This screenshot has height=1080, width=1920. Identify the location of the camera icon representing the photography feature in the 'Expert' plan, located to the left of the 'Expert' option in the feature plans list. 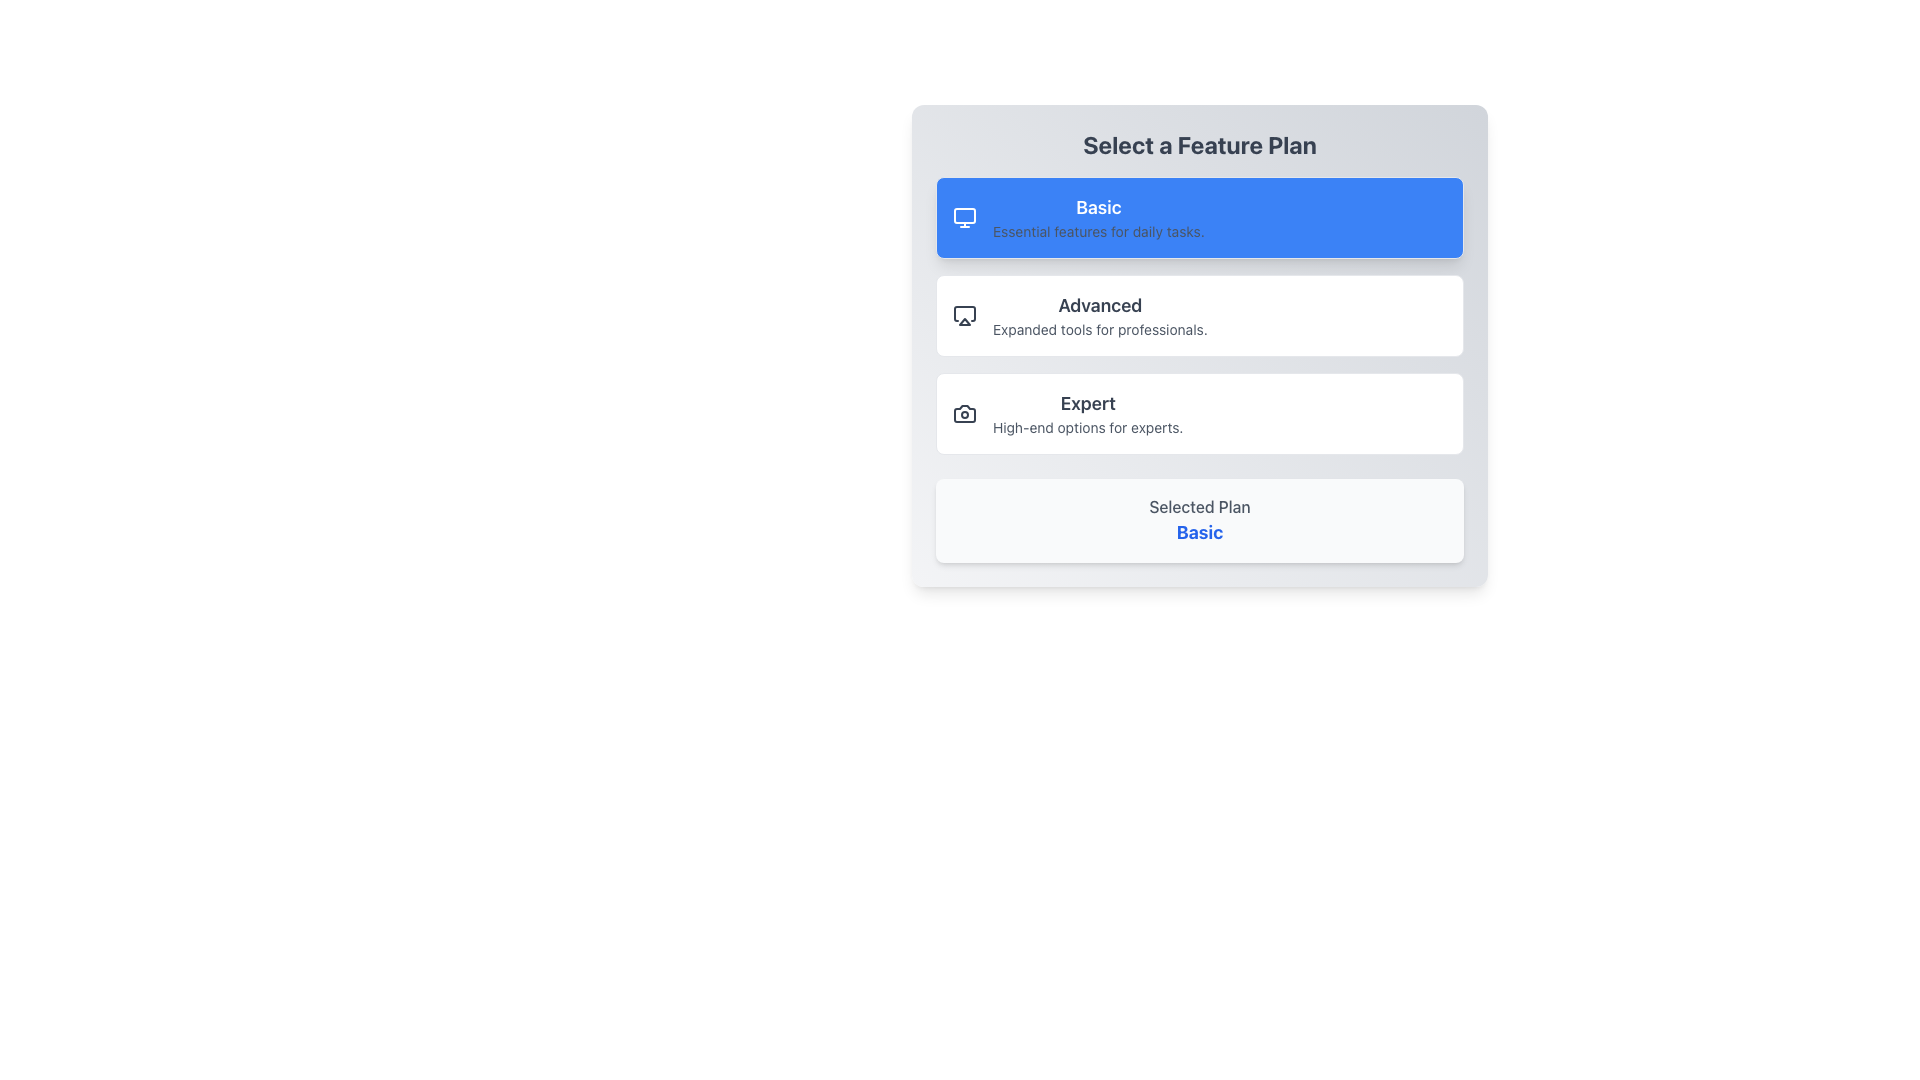
(964, 412).